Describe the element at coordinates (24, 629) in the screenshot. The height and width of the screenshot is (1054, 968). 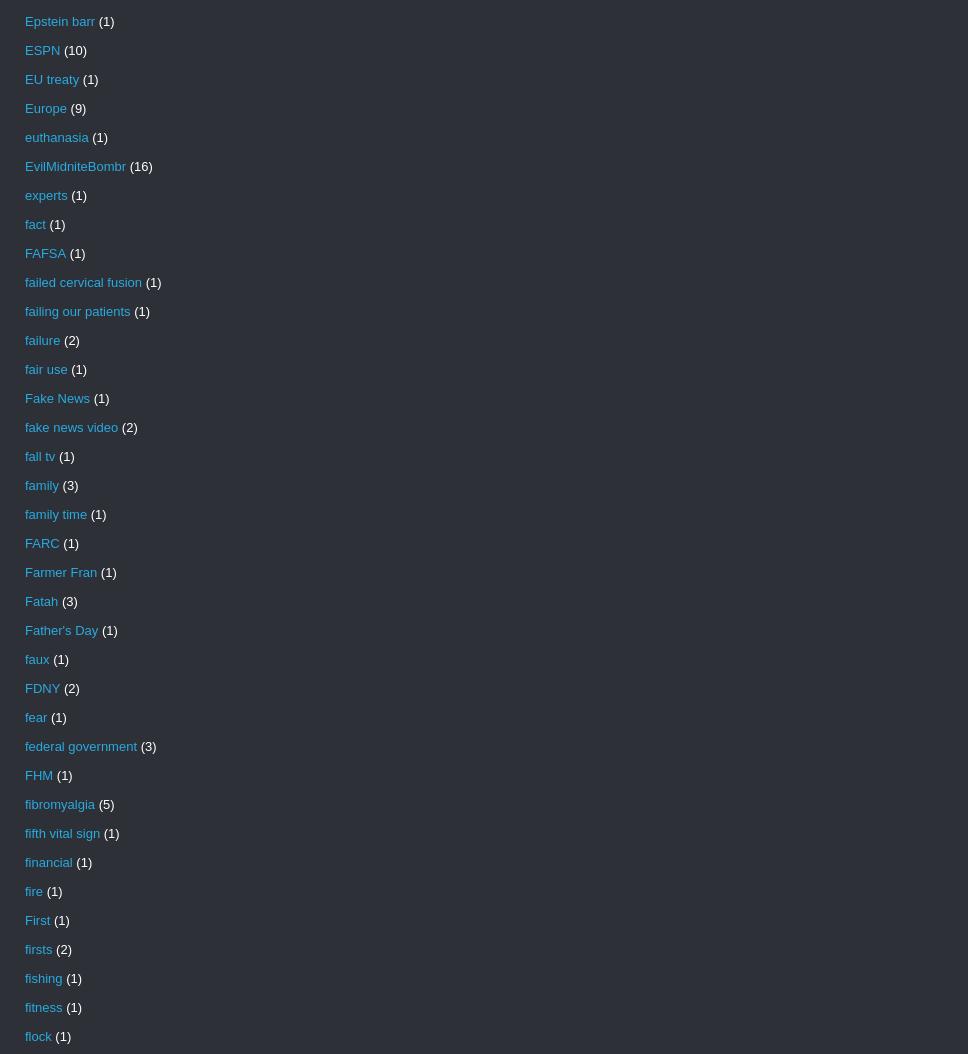
I see `'Father's Day'` at that location.